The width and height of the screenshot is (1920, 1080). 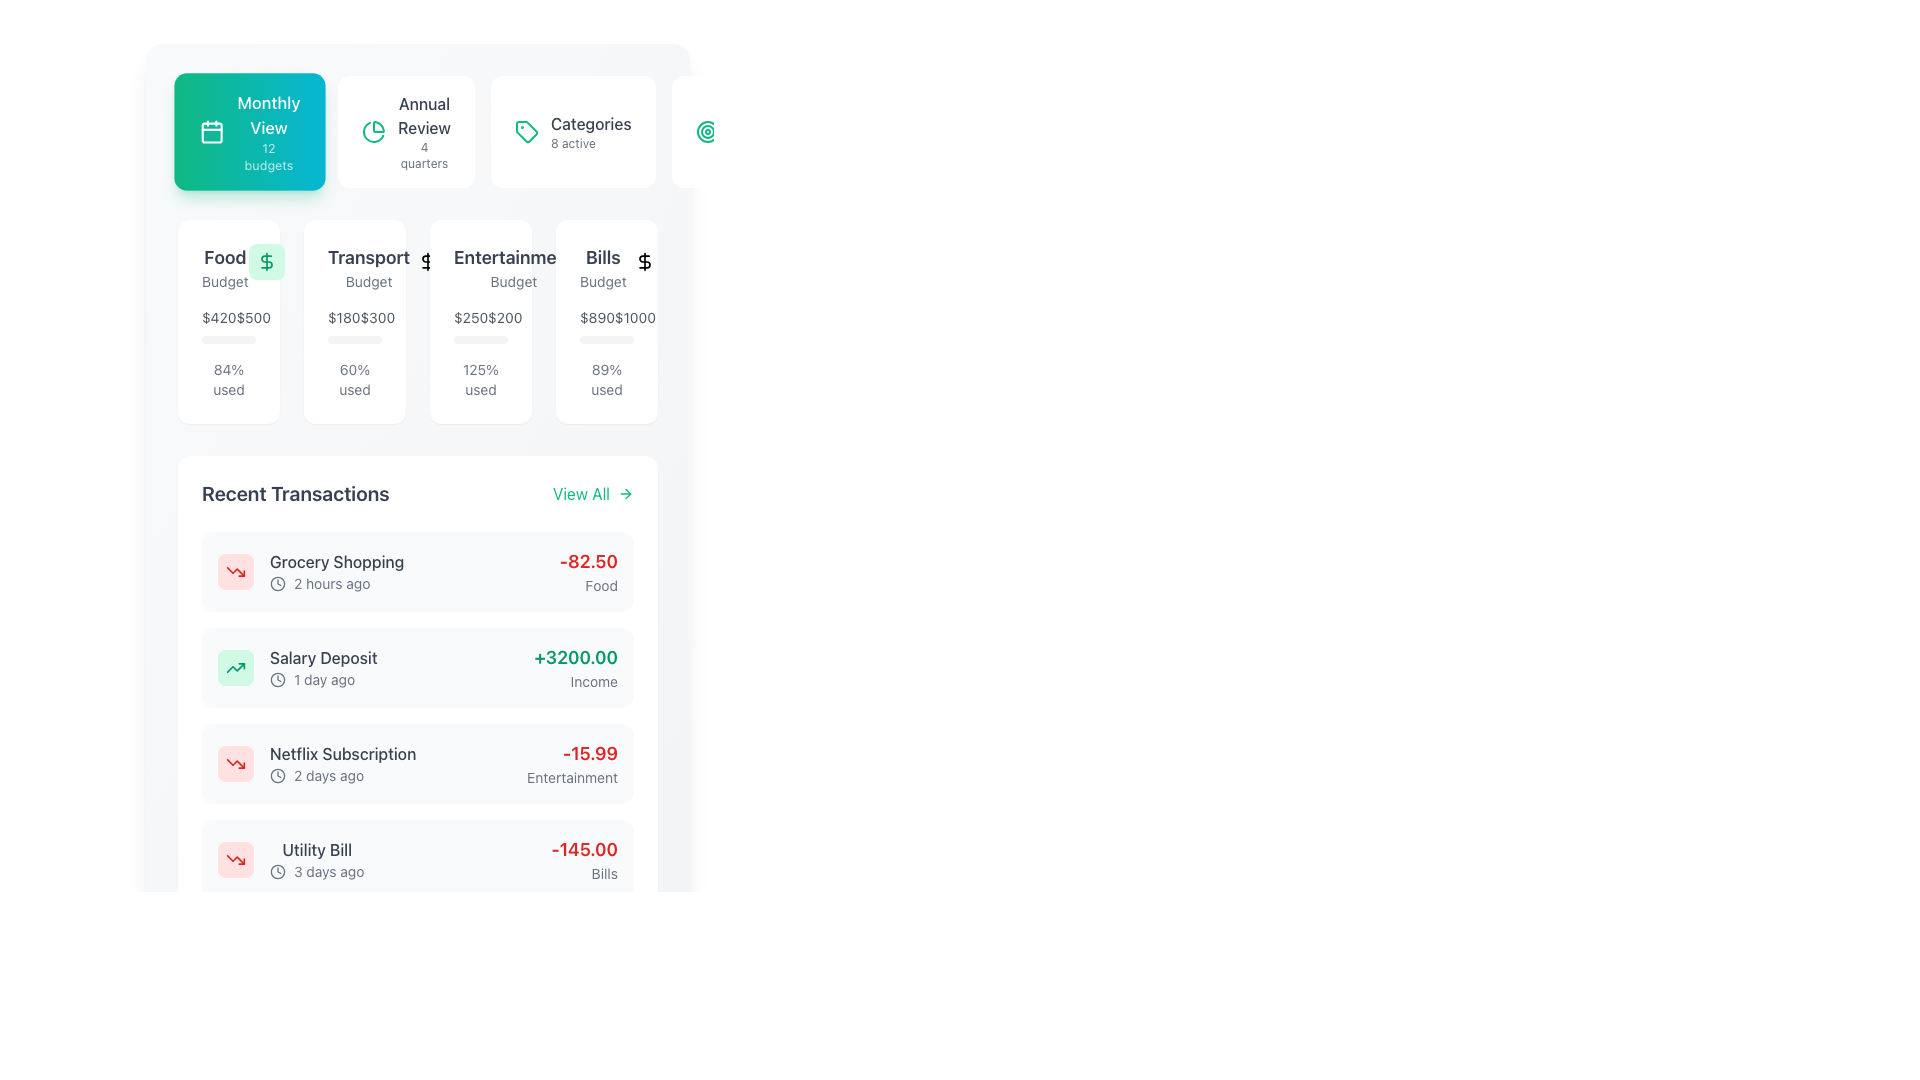 What do you see at coordinates (329, 774) in the screenshot?
I see `the text label displaying '2 days ago', which is located in the 'Recent Transactions' section next to a clock icon under the 'Netflix Subscription' row` at bounding box center [329, 774].